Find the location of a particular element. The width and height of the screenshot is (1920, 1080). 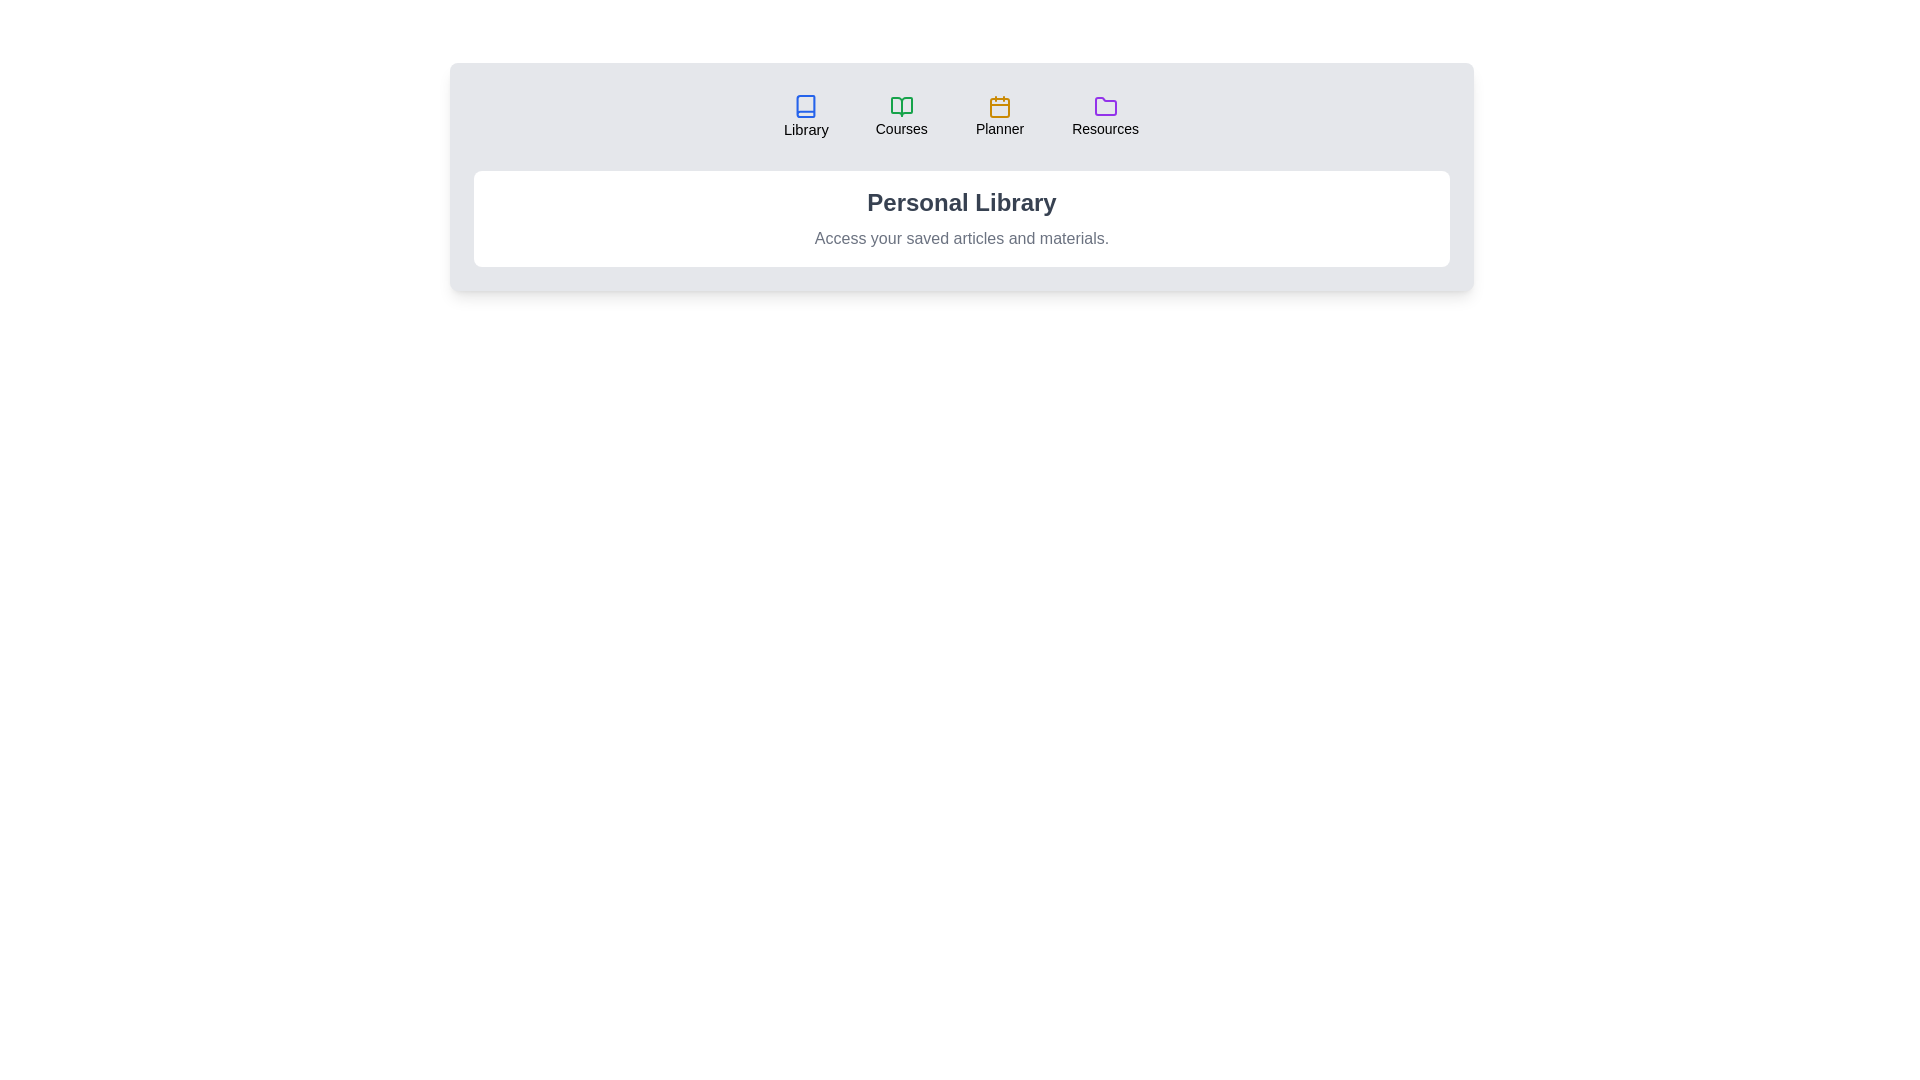

the Courses tab to view its content is located at coordinates (900, 116).